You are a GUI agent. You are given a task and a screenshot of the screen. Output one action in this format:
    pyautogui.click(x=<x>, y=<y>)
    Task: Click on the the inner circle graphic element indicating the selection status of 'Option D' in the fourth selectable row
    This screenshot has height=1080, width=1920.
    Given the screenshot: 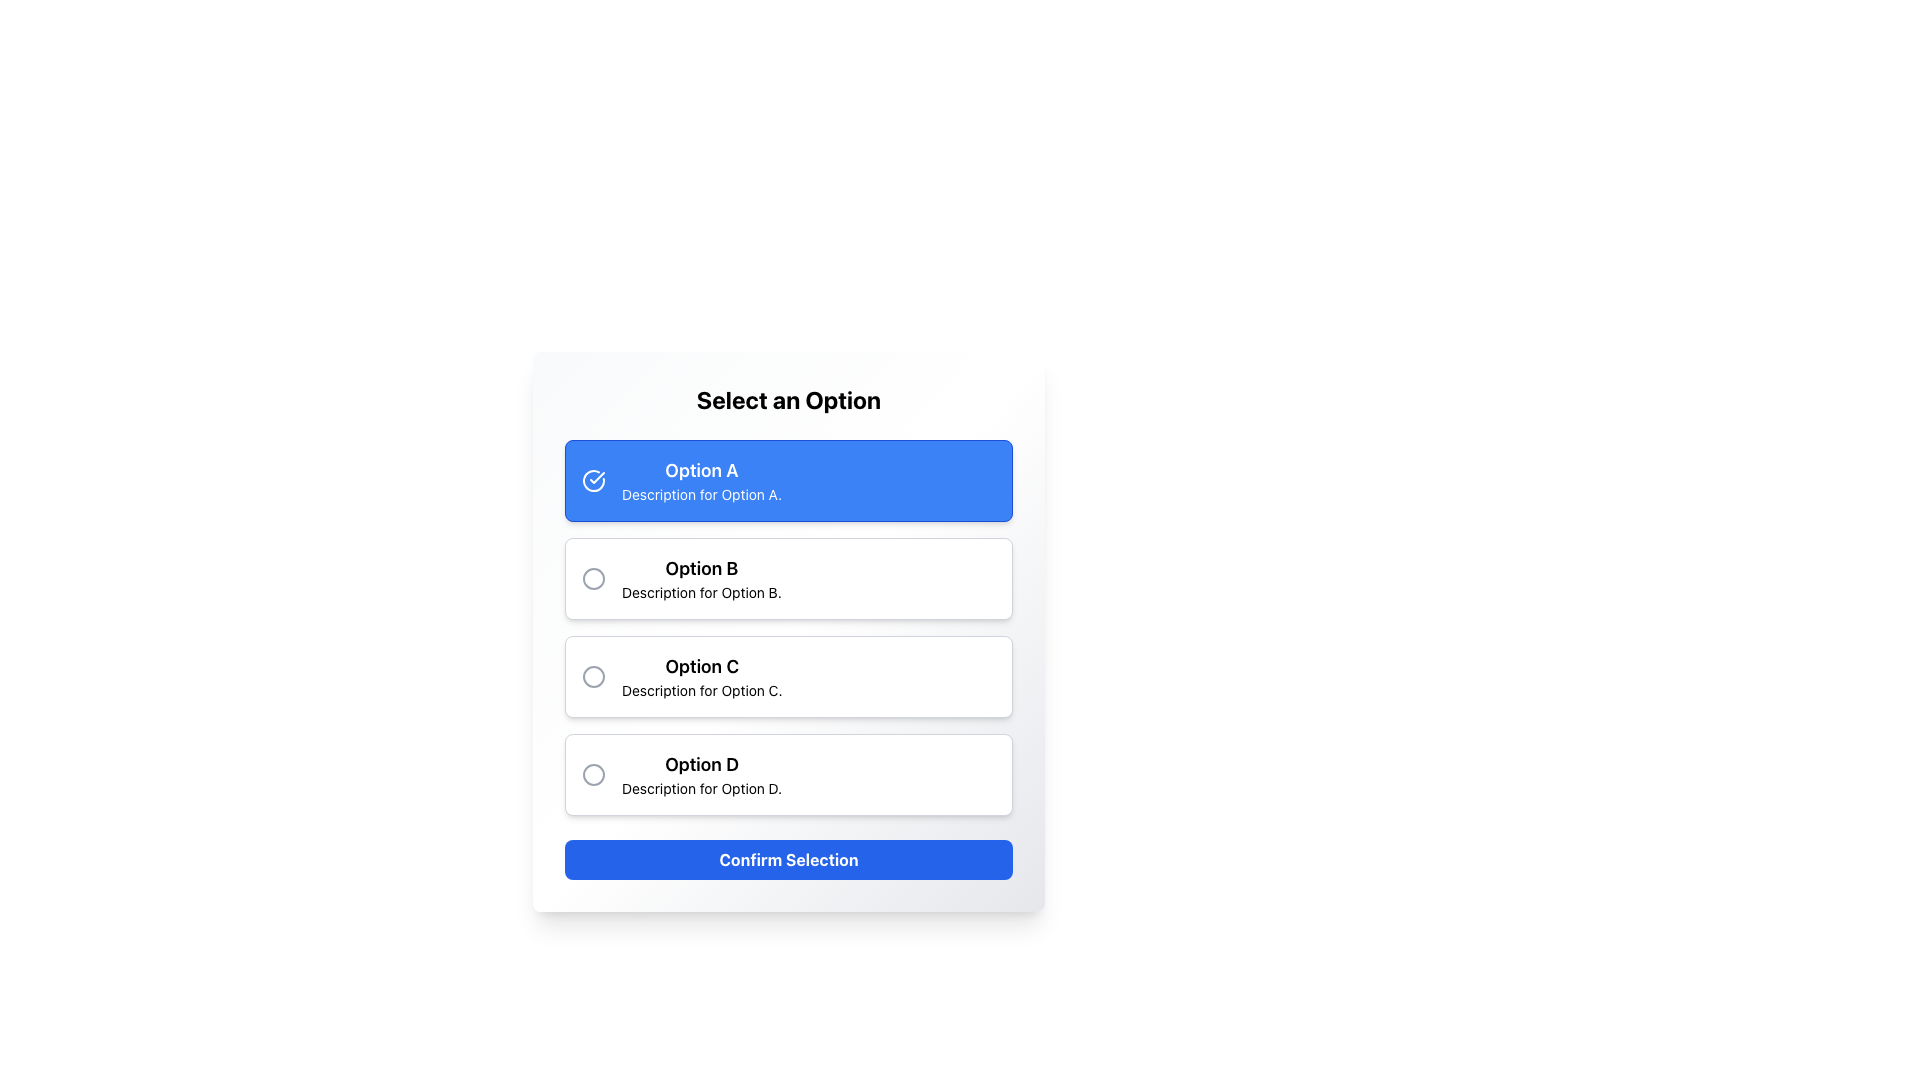 What is the action you would take?
    pyautogui.click(x=593, y=774)
    